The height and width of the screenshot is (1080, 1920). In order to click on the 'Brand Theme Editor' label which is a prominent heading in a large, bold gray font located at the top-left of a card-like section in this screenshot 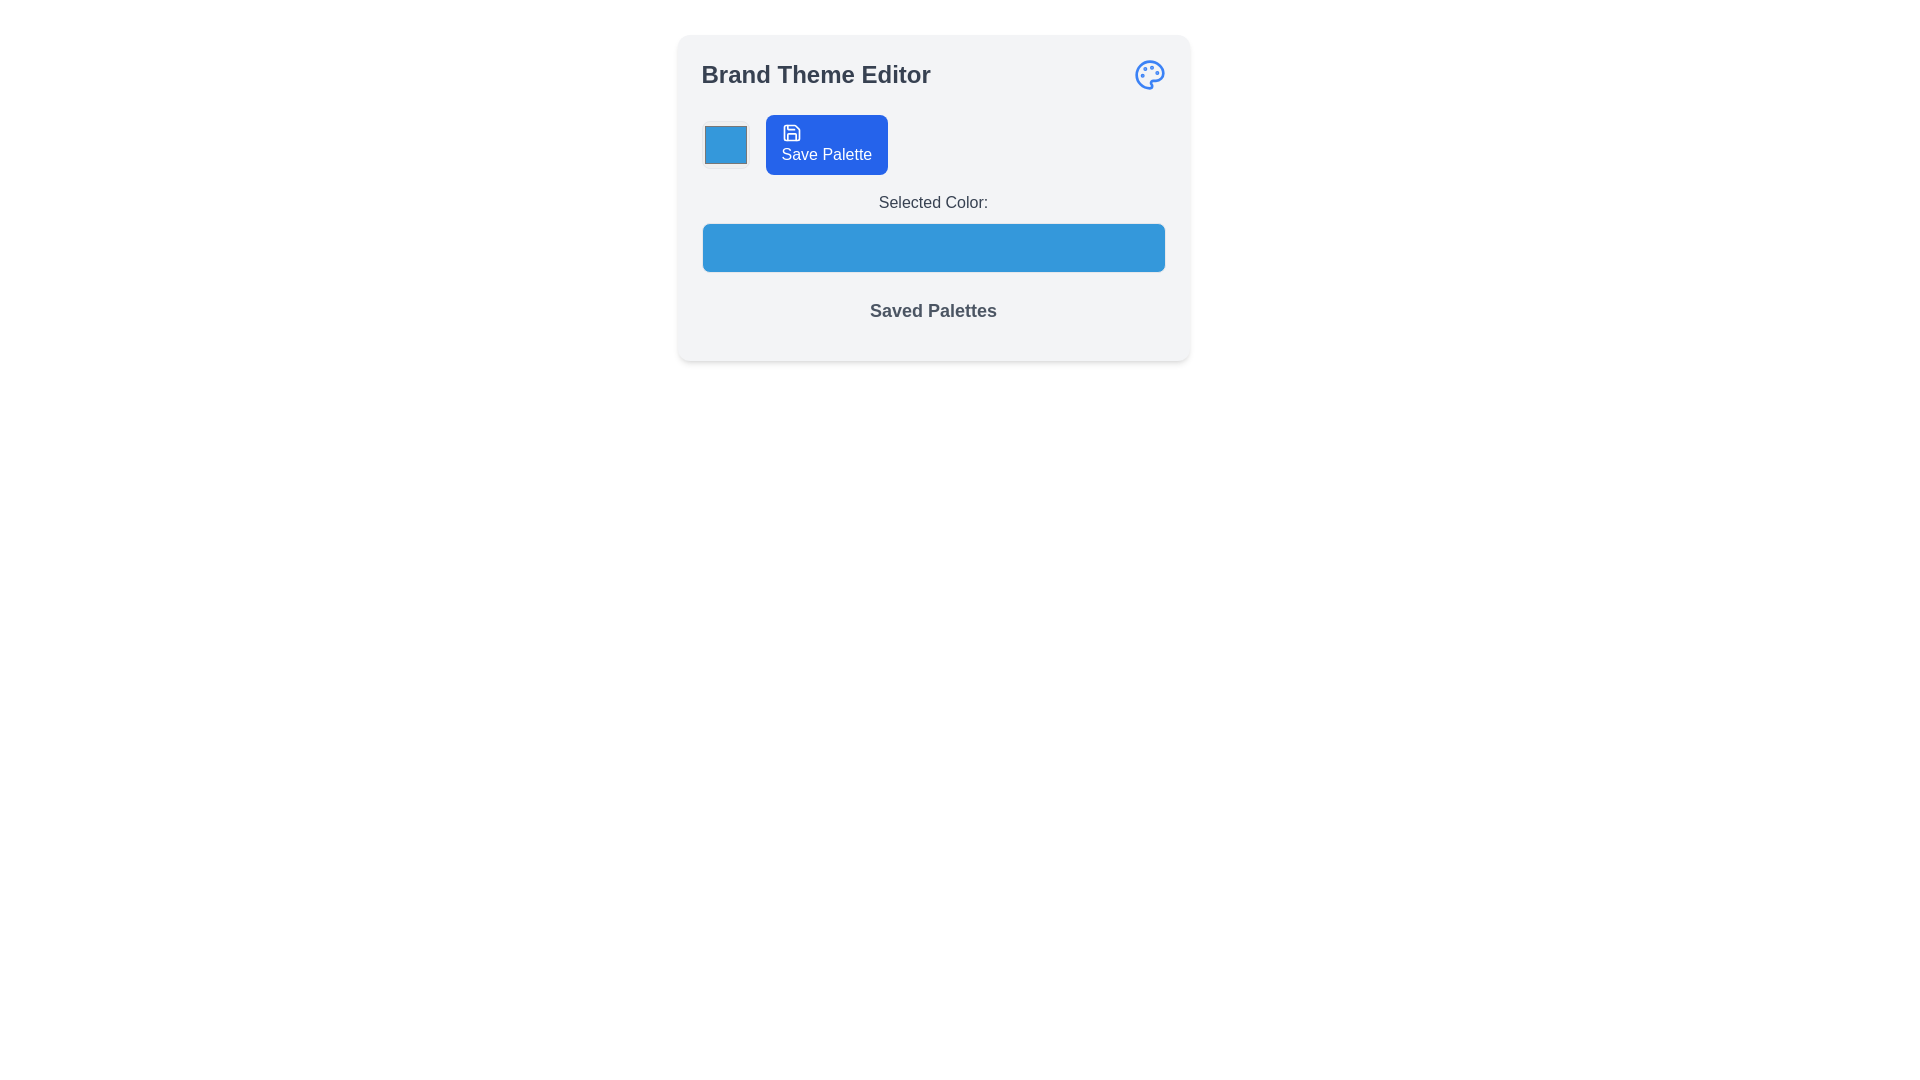, I will do `click(816, 73)`.